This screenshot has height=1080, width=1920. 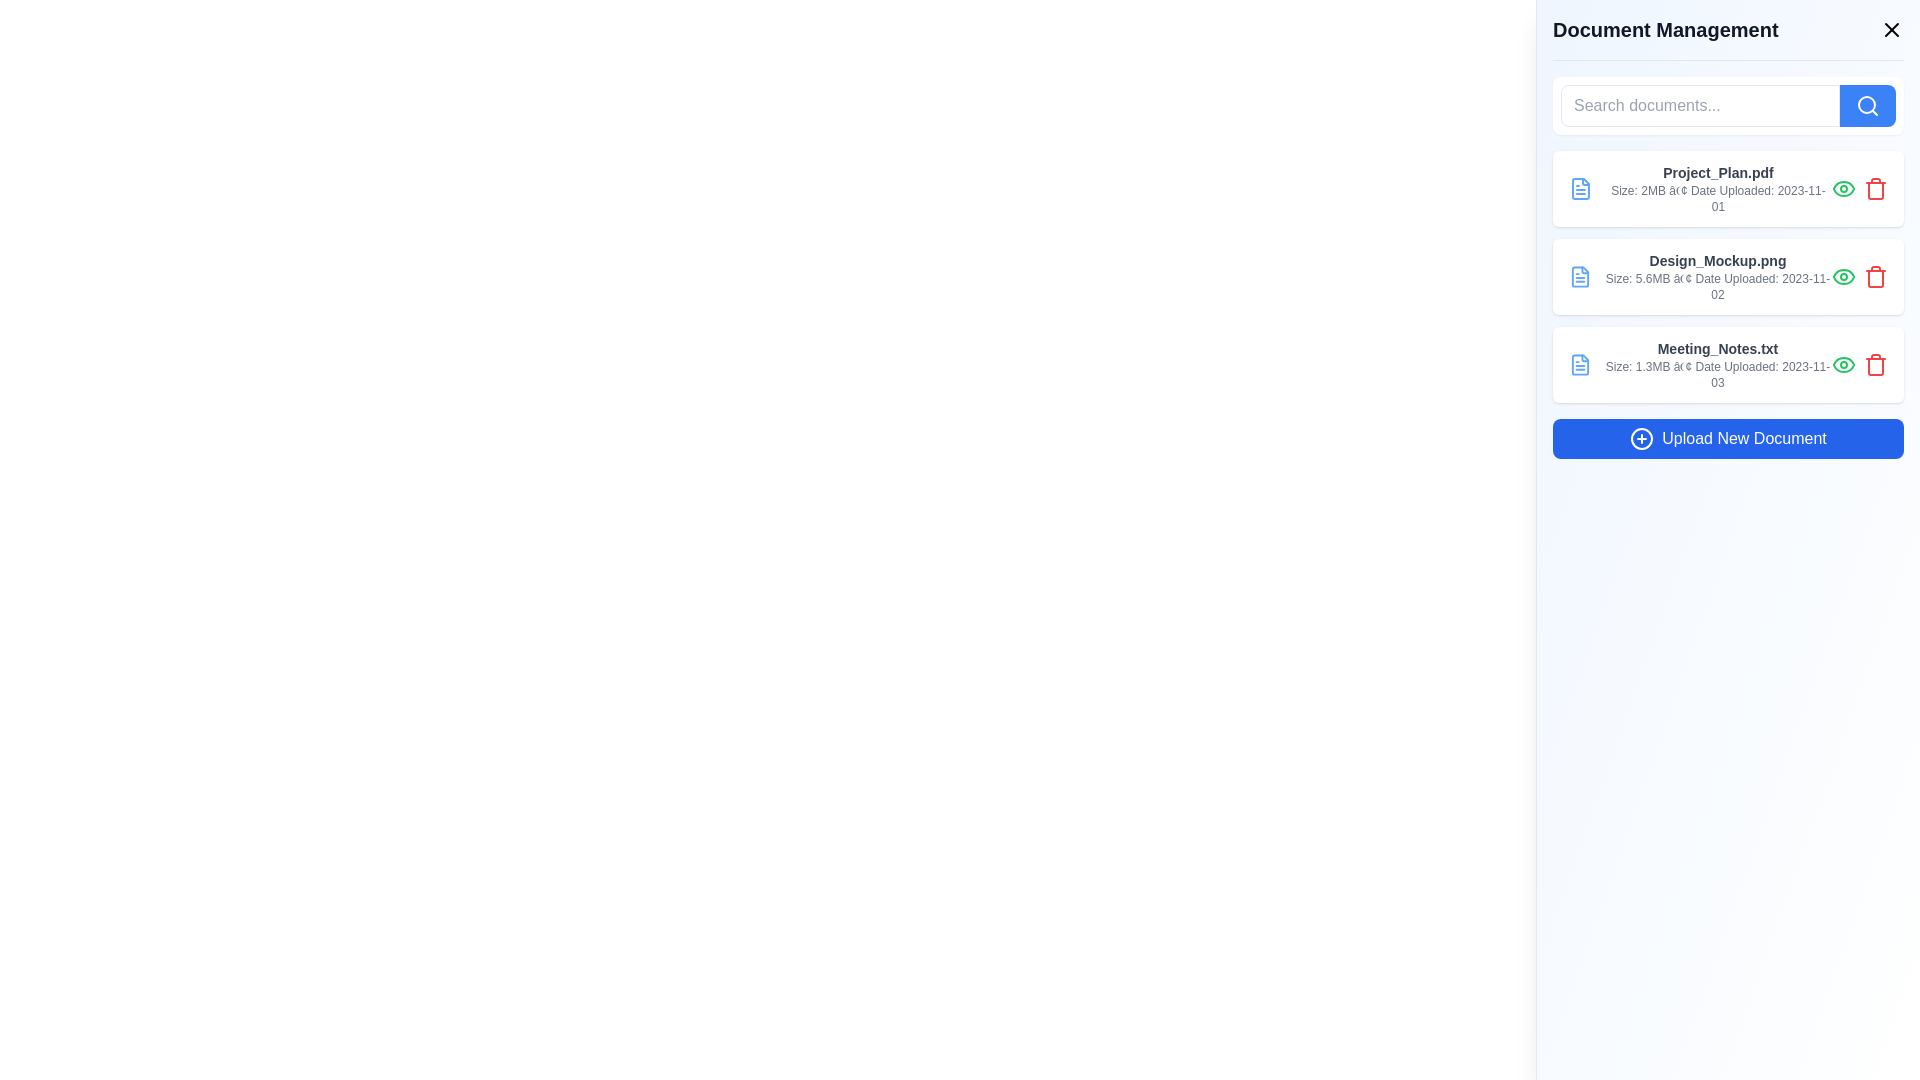 What do you see at coordinates (1875, 277) in the screenshot?
I see `the red trash icon button, which is the rightmost item in the row of icons associated with the document entry 'Design_Mockup.png'` at bounding box center [1875, 277].